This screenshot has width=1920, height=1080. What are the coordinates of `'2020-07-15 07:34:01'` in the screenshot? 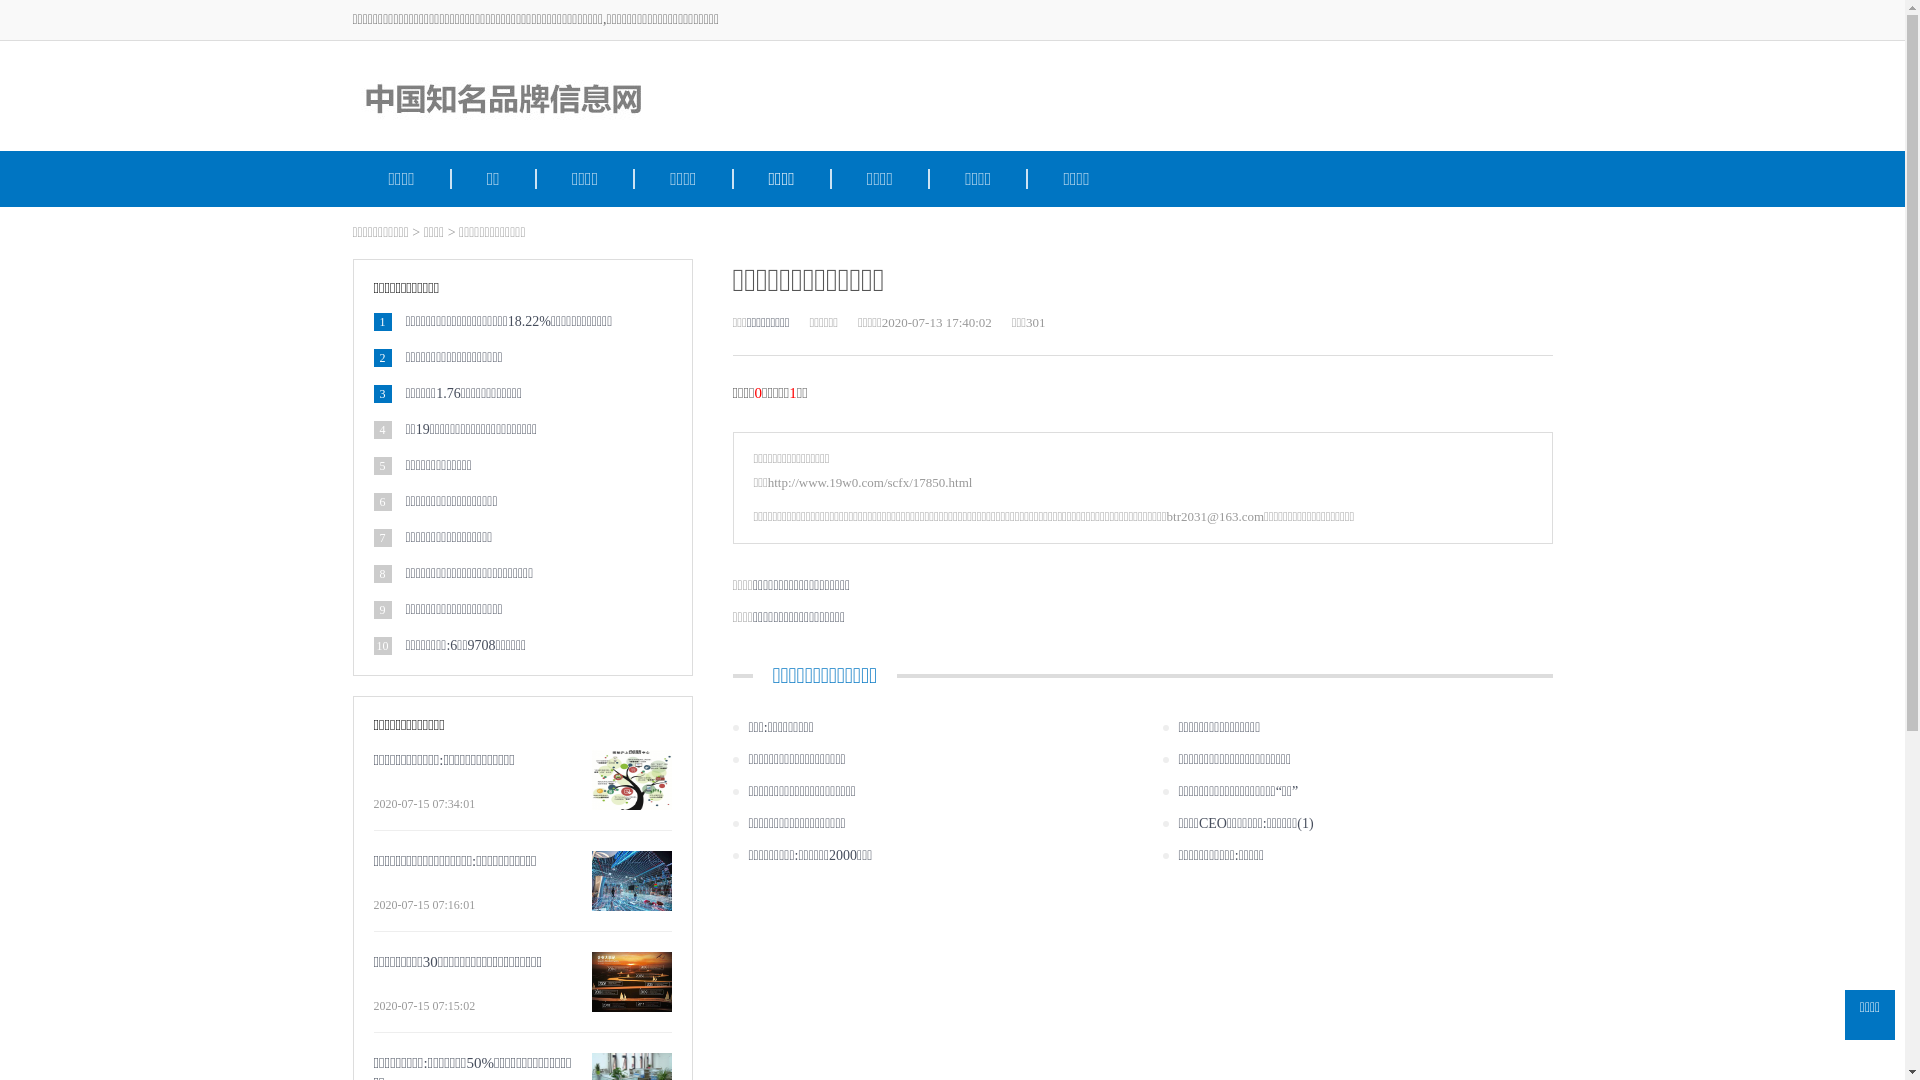 It's located at (472, 802).